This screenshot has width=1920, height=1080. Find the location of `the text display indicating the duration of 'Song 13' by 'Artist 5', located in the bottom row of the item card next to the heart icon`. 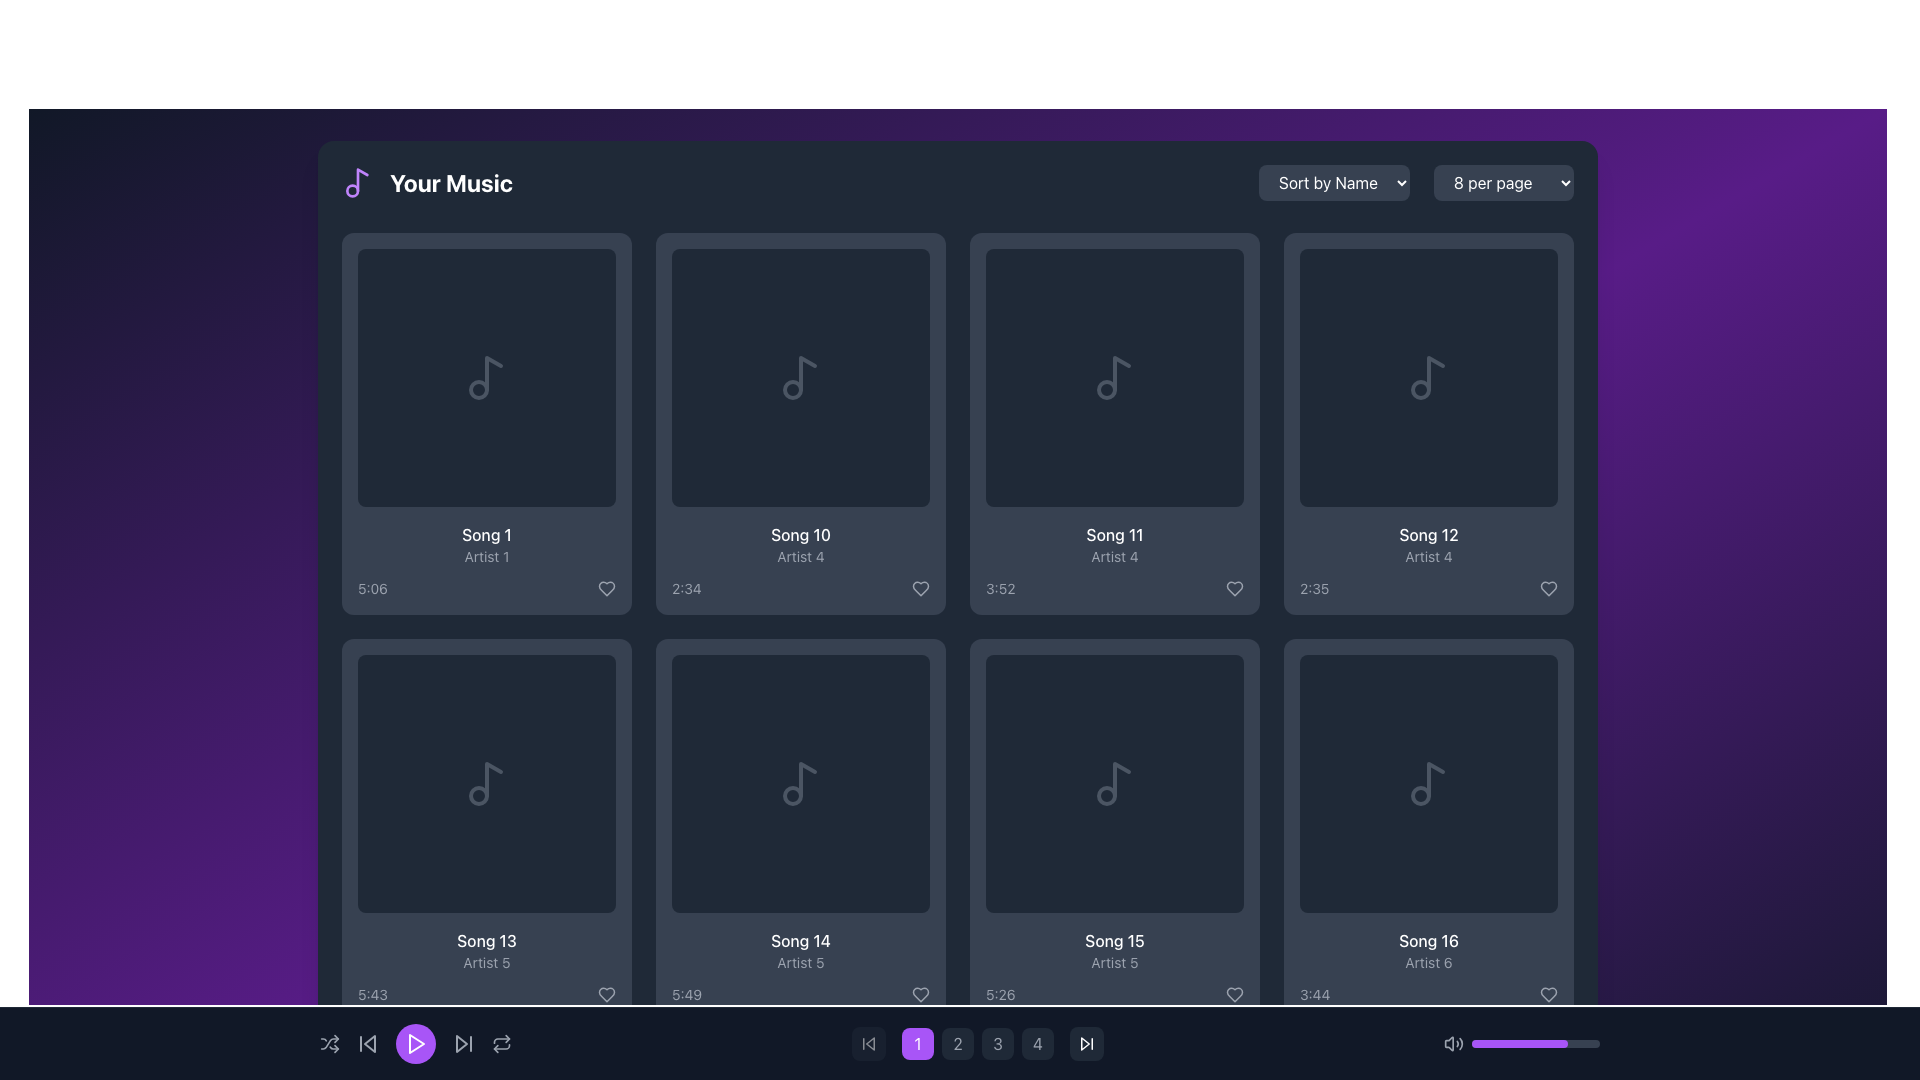

the text display indicating the duration of 'Song 13' by 'Artist 5', located in the bottom row of the item card next to the heart icon is located at coordinates (486, 995).